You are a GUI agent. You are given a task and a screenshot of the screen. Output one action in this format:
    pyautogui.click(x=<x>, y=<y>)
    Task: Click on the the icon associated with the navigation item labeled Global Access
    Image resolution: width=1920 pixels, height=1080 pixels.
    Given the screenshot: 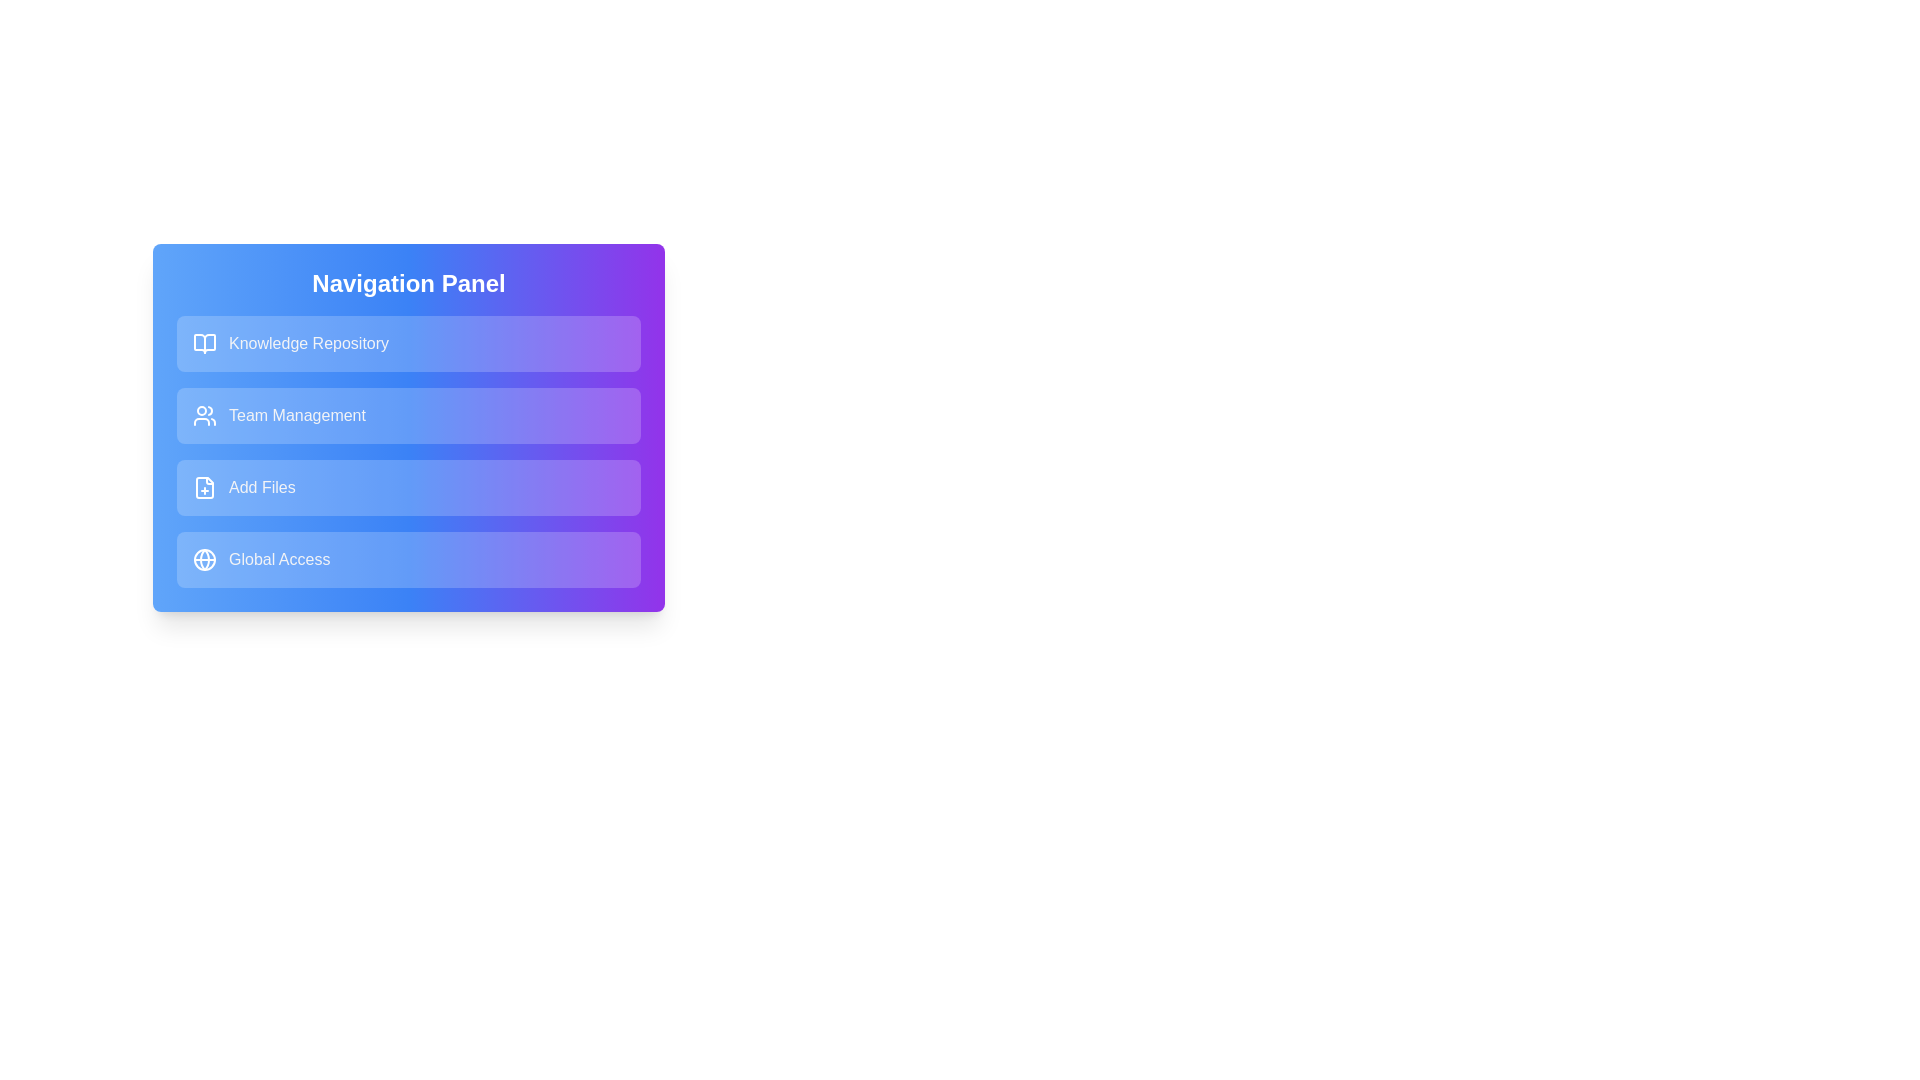 What is the action you would take?
    pyautogui.click(x=205, y=559)
    